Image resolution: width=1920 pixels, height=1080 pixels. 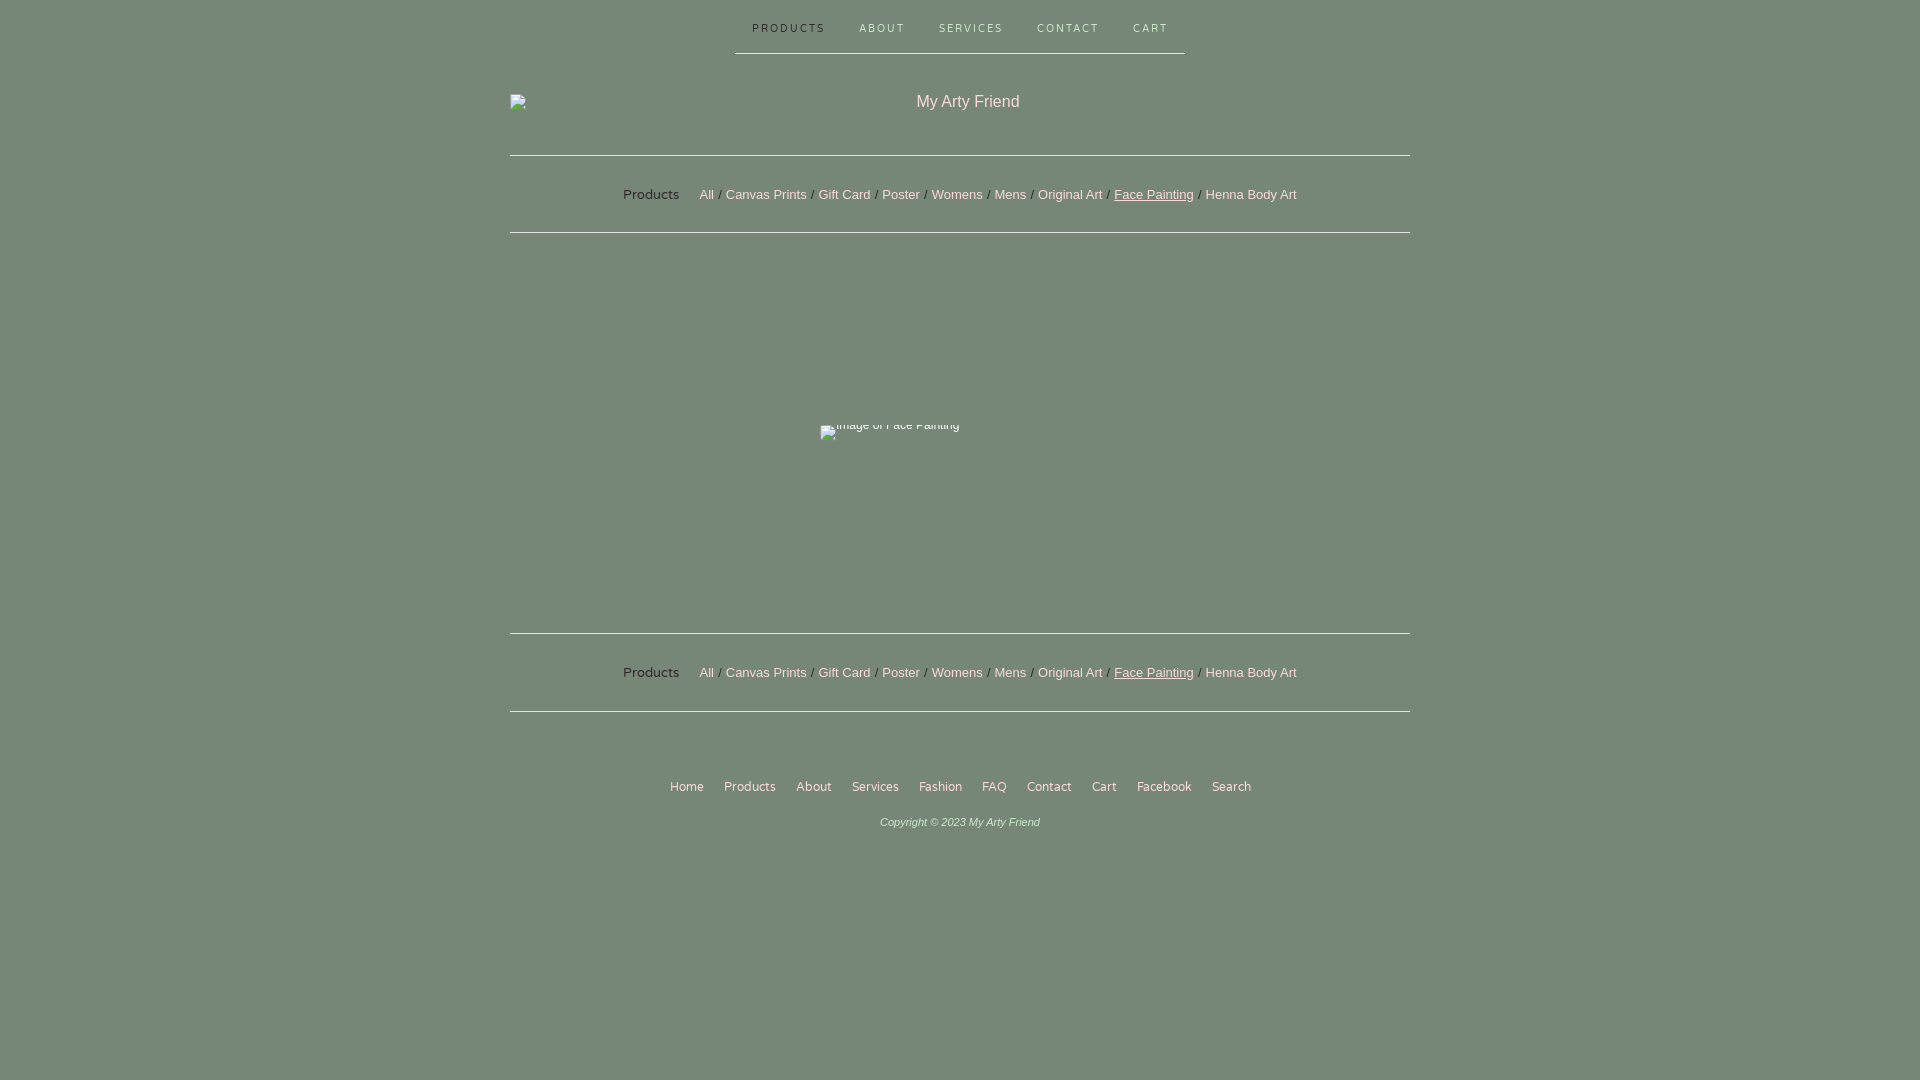 I want to click on 'Mens', so click(x=1011, y=193).